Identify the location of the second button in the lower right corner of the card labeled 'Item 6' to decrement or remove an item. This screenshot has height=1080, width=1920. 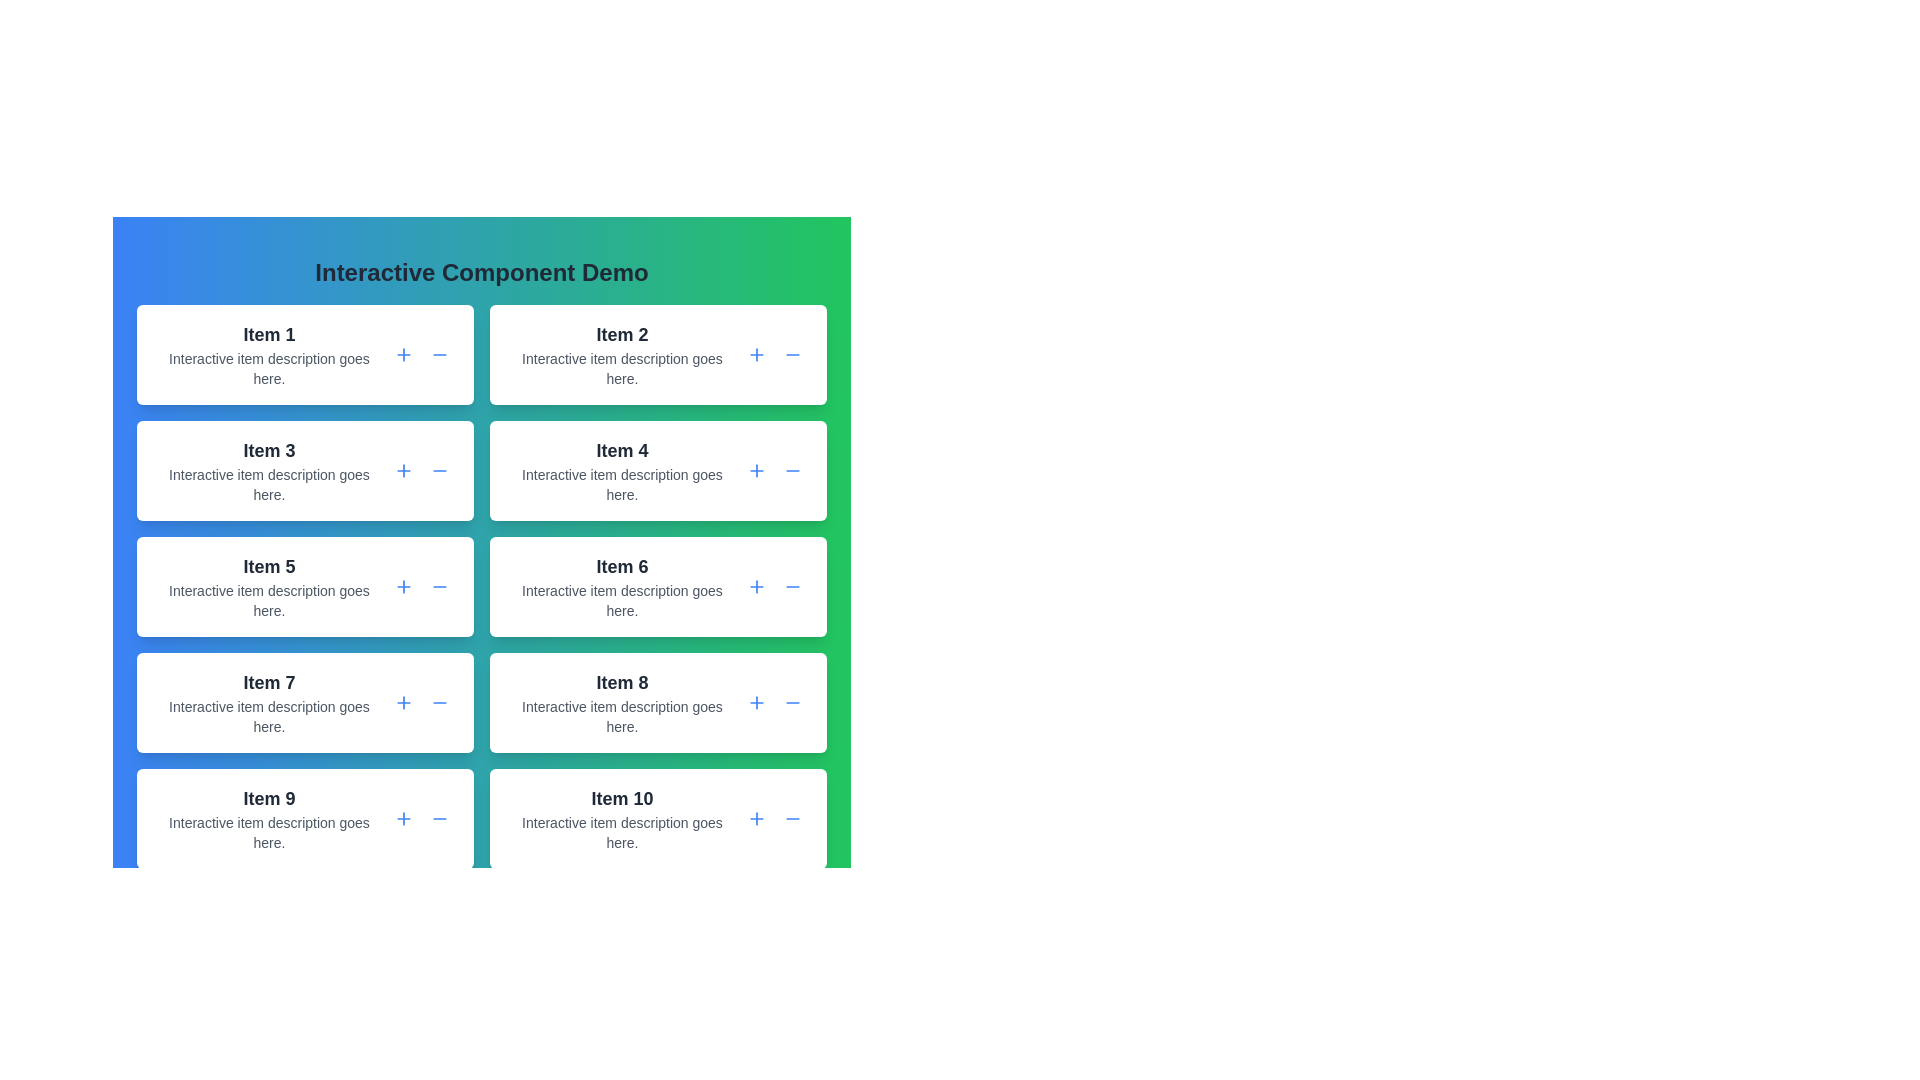
(791, 585).